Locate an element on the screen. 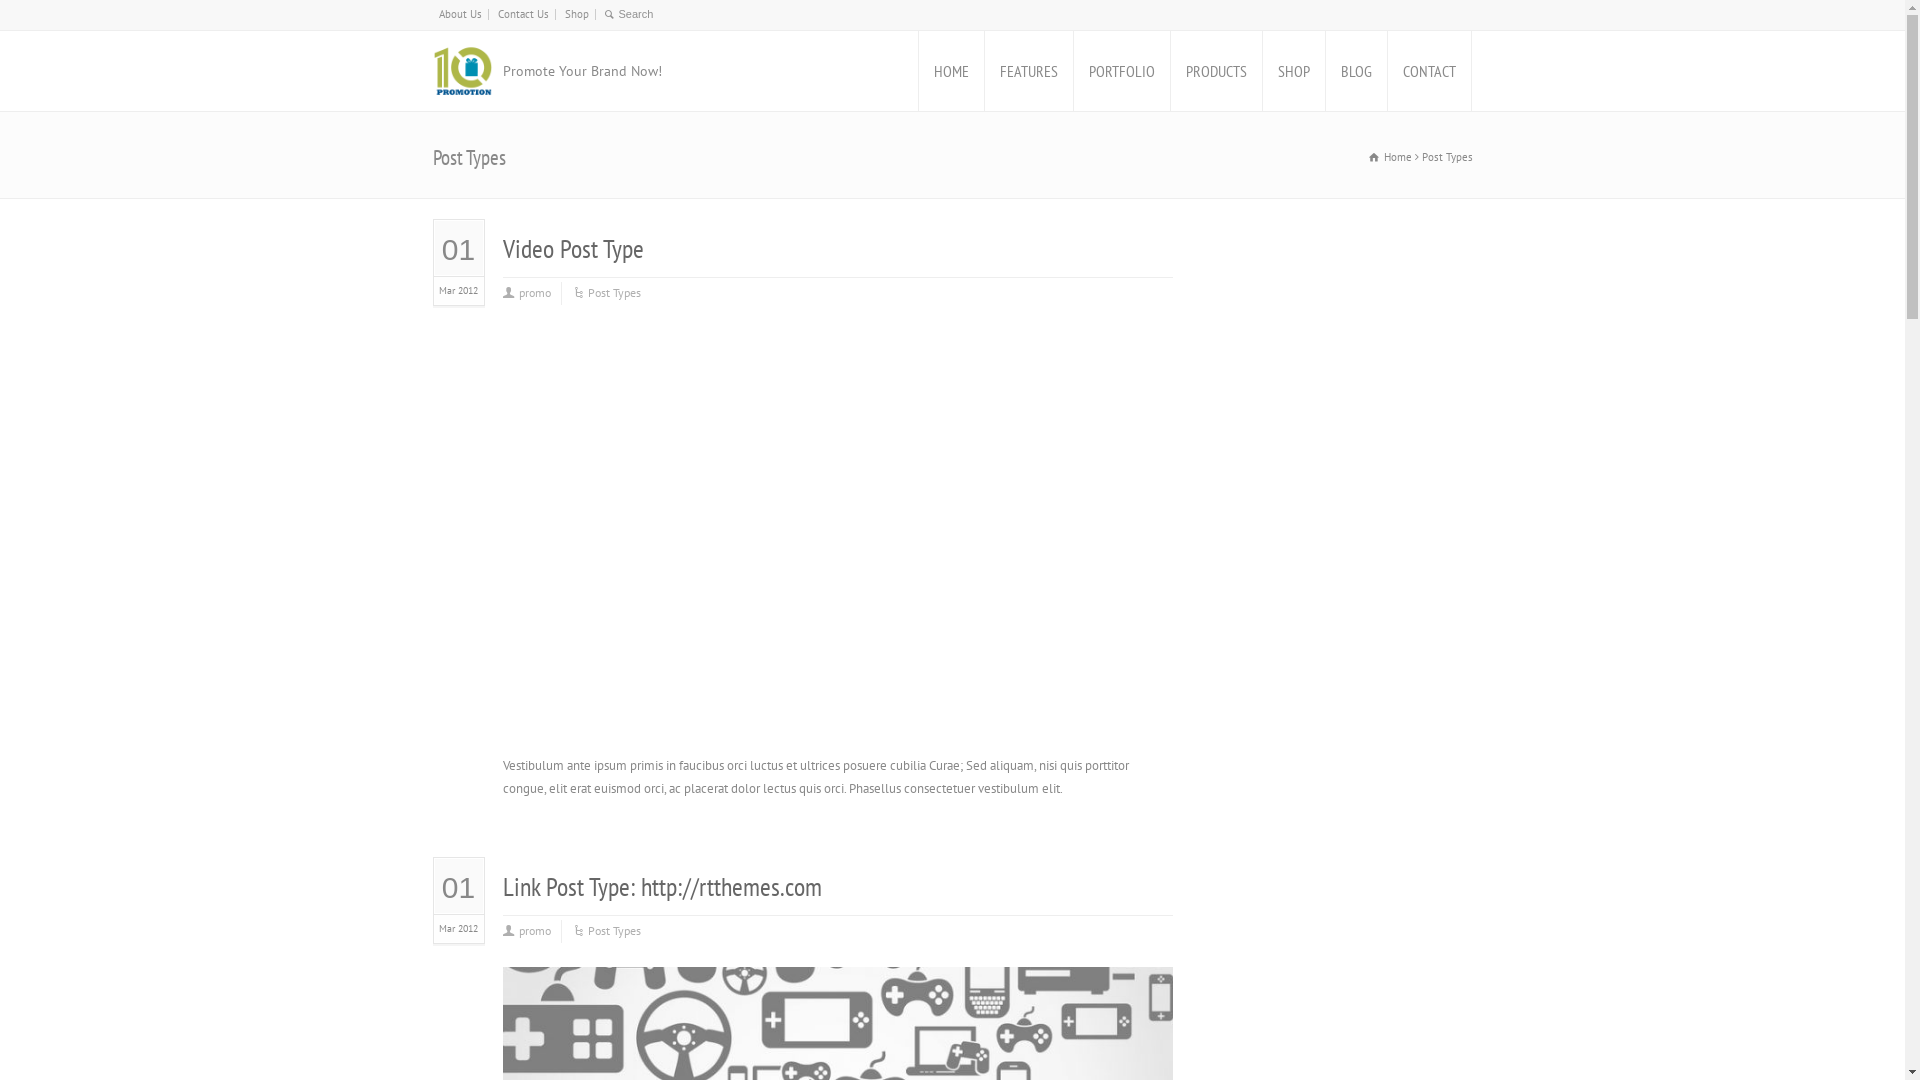 This screenshot has width=1920, height=1080. 'Shop' is located at coordinates (563, 14).